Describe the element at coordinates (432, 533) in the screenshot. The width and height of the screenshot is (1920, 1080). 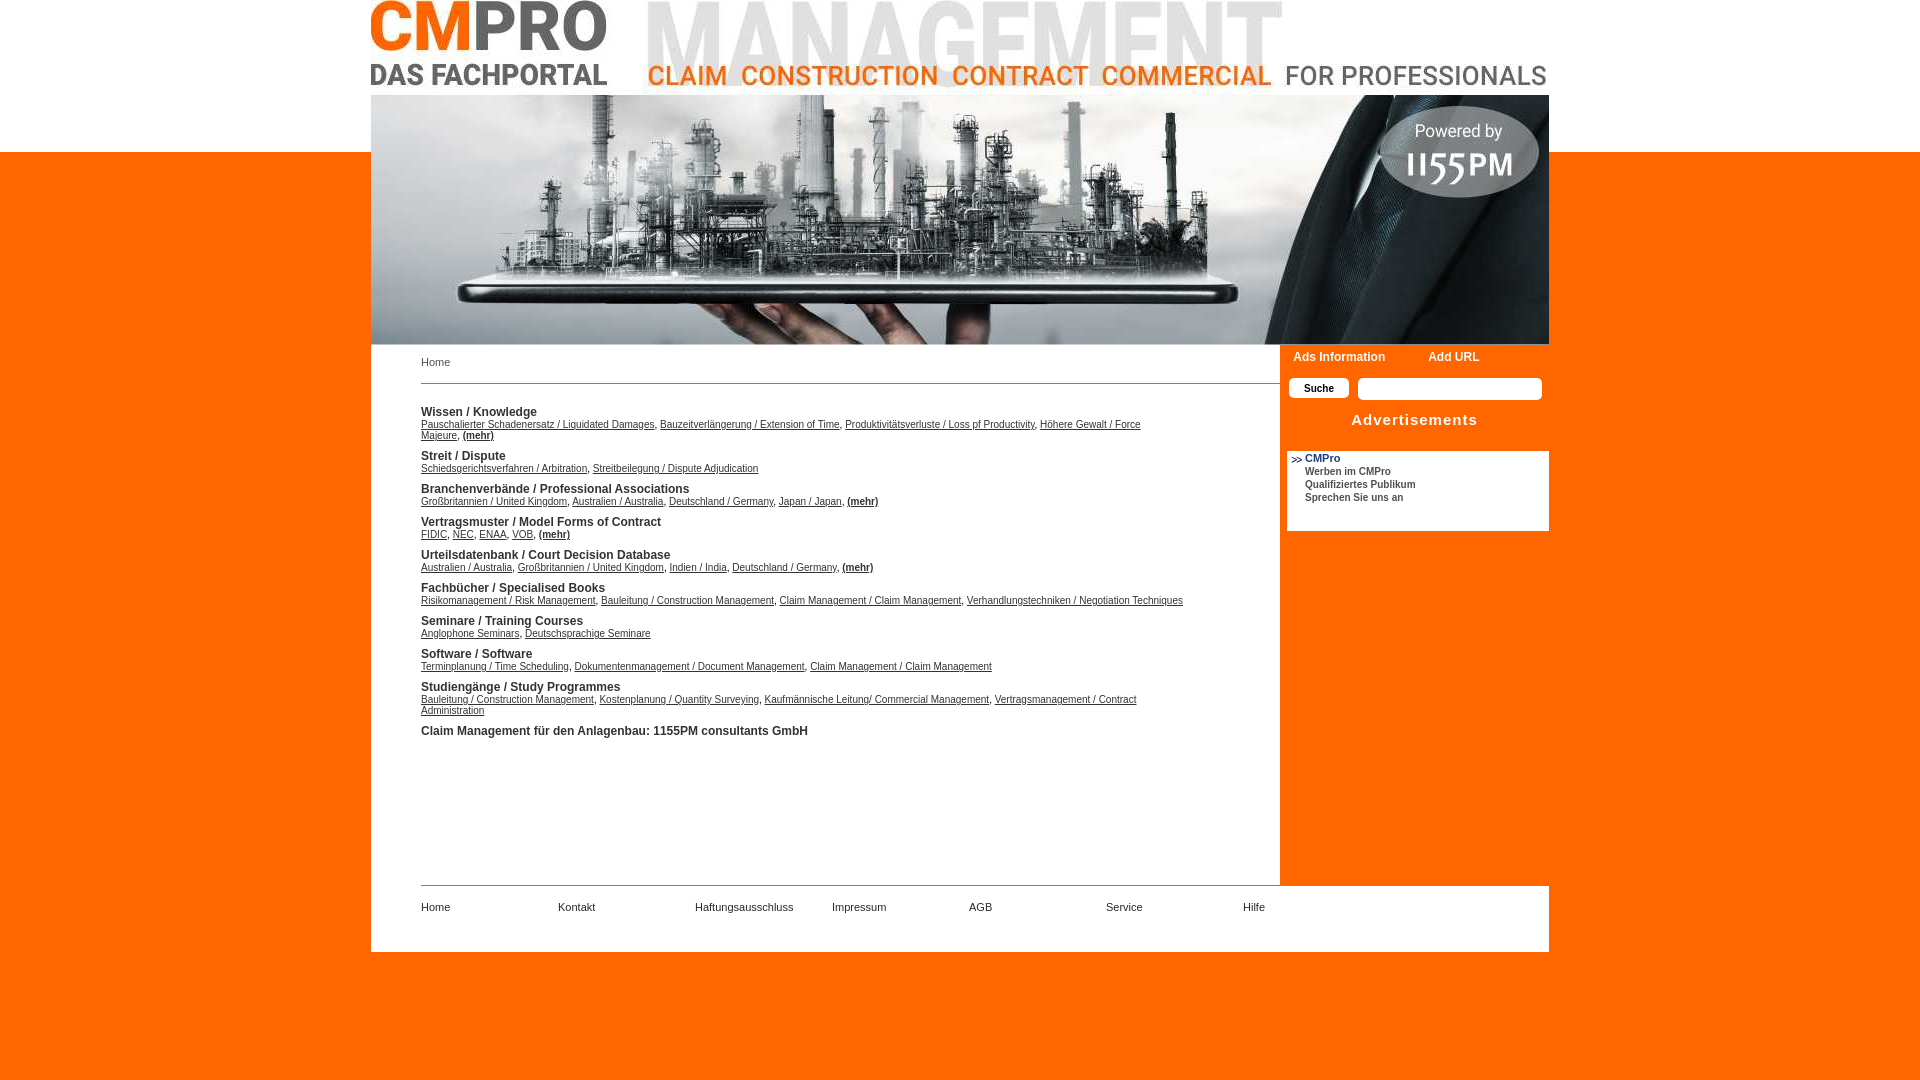
I see `'FIDIC'` at that location.